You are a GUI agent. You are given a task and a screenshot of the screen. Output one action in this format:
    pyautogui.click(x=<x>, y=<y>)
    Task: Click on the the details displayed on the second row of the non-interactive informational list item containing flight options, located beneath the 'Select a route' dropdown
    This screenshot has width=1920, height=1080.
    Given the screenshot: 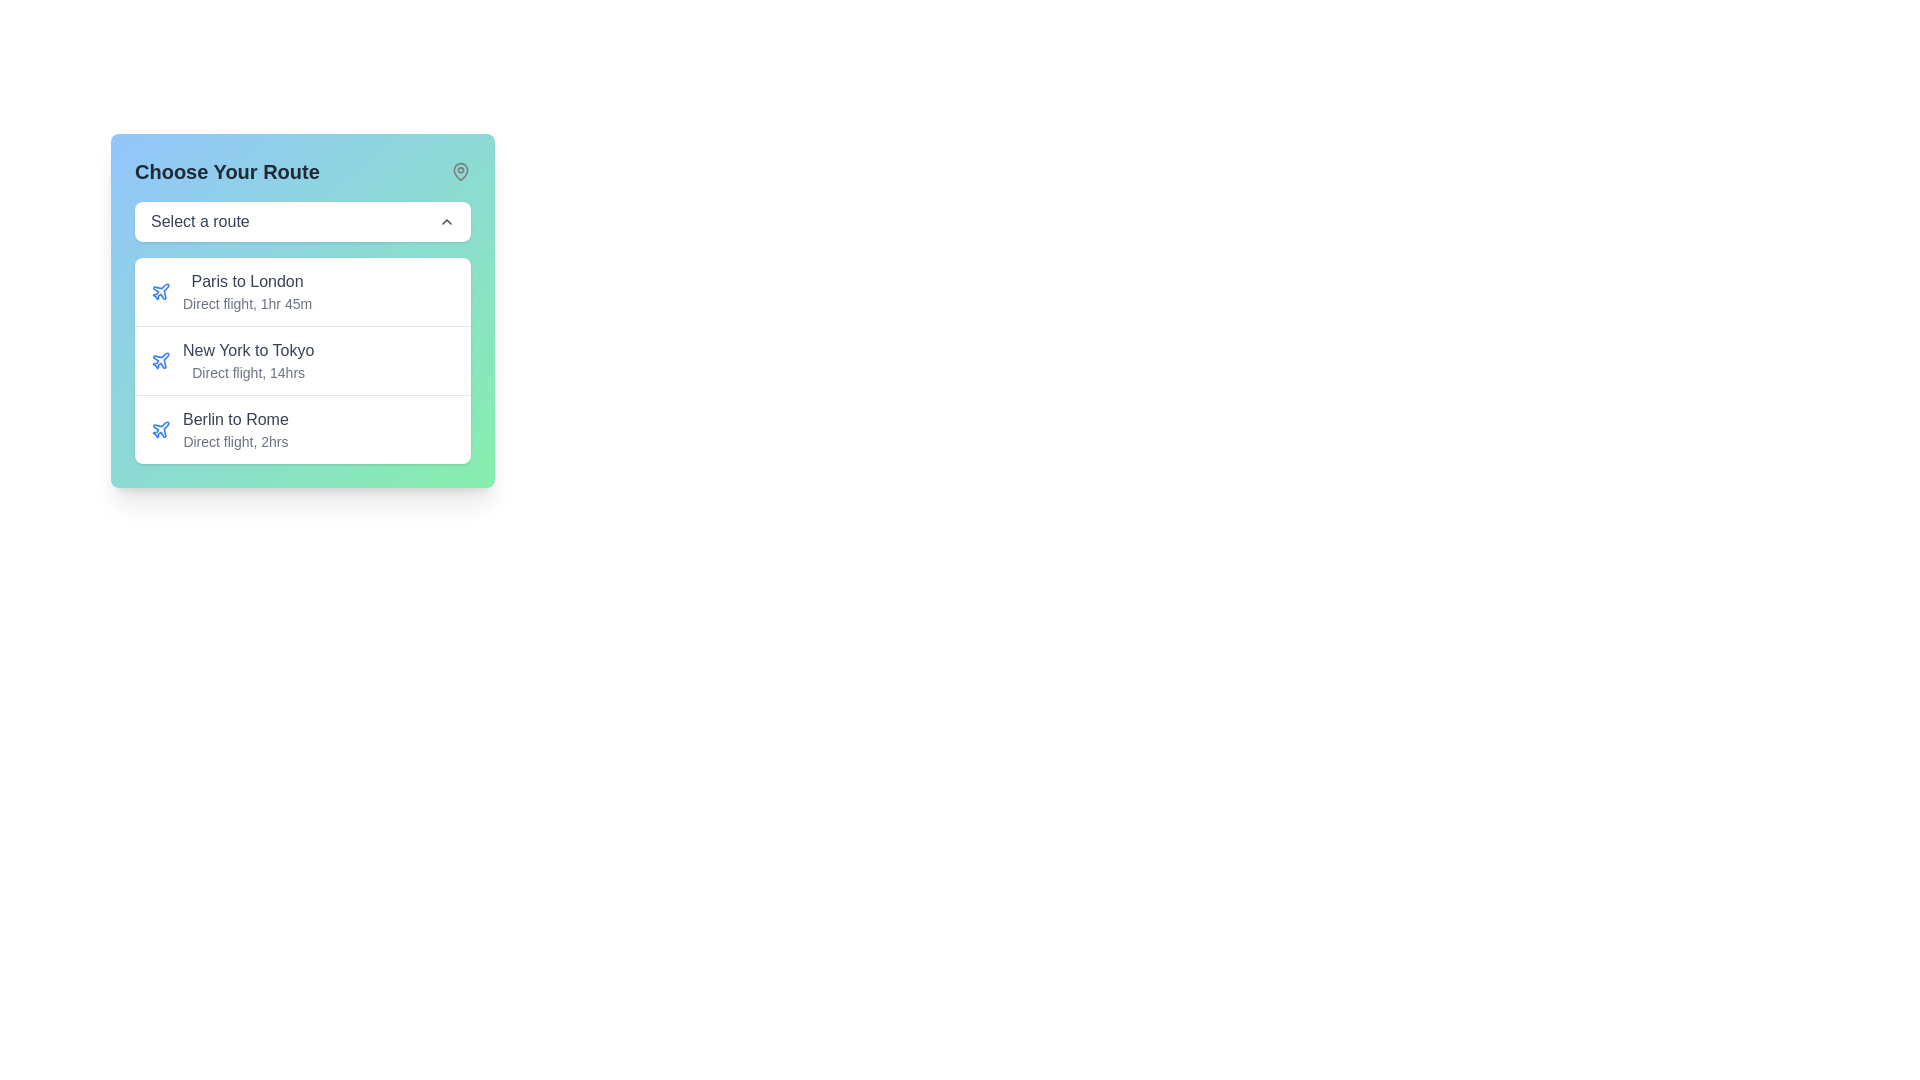 What is the action you would take?
    pyautogui.click(x=301, y=361)
    